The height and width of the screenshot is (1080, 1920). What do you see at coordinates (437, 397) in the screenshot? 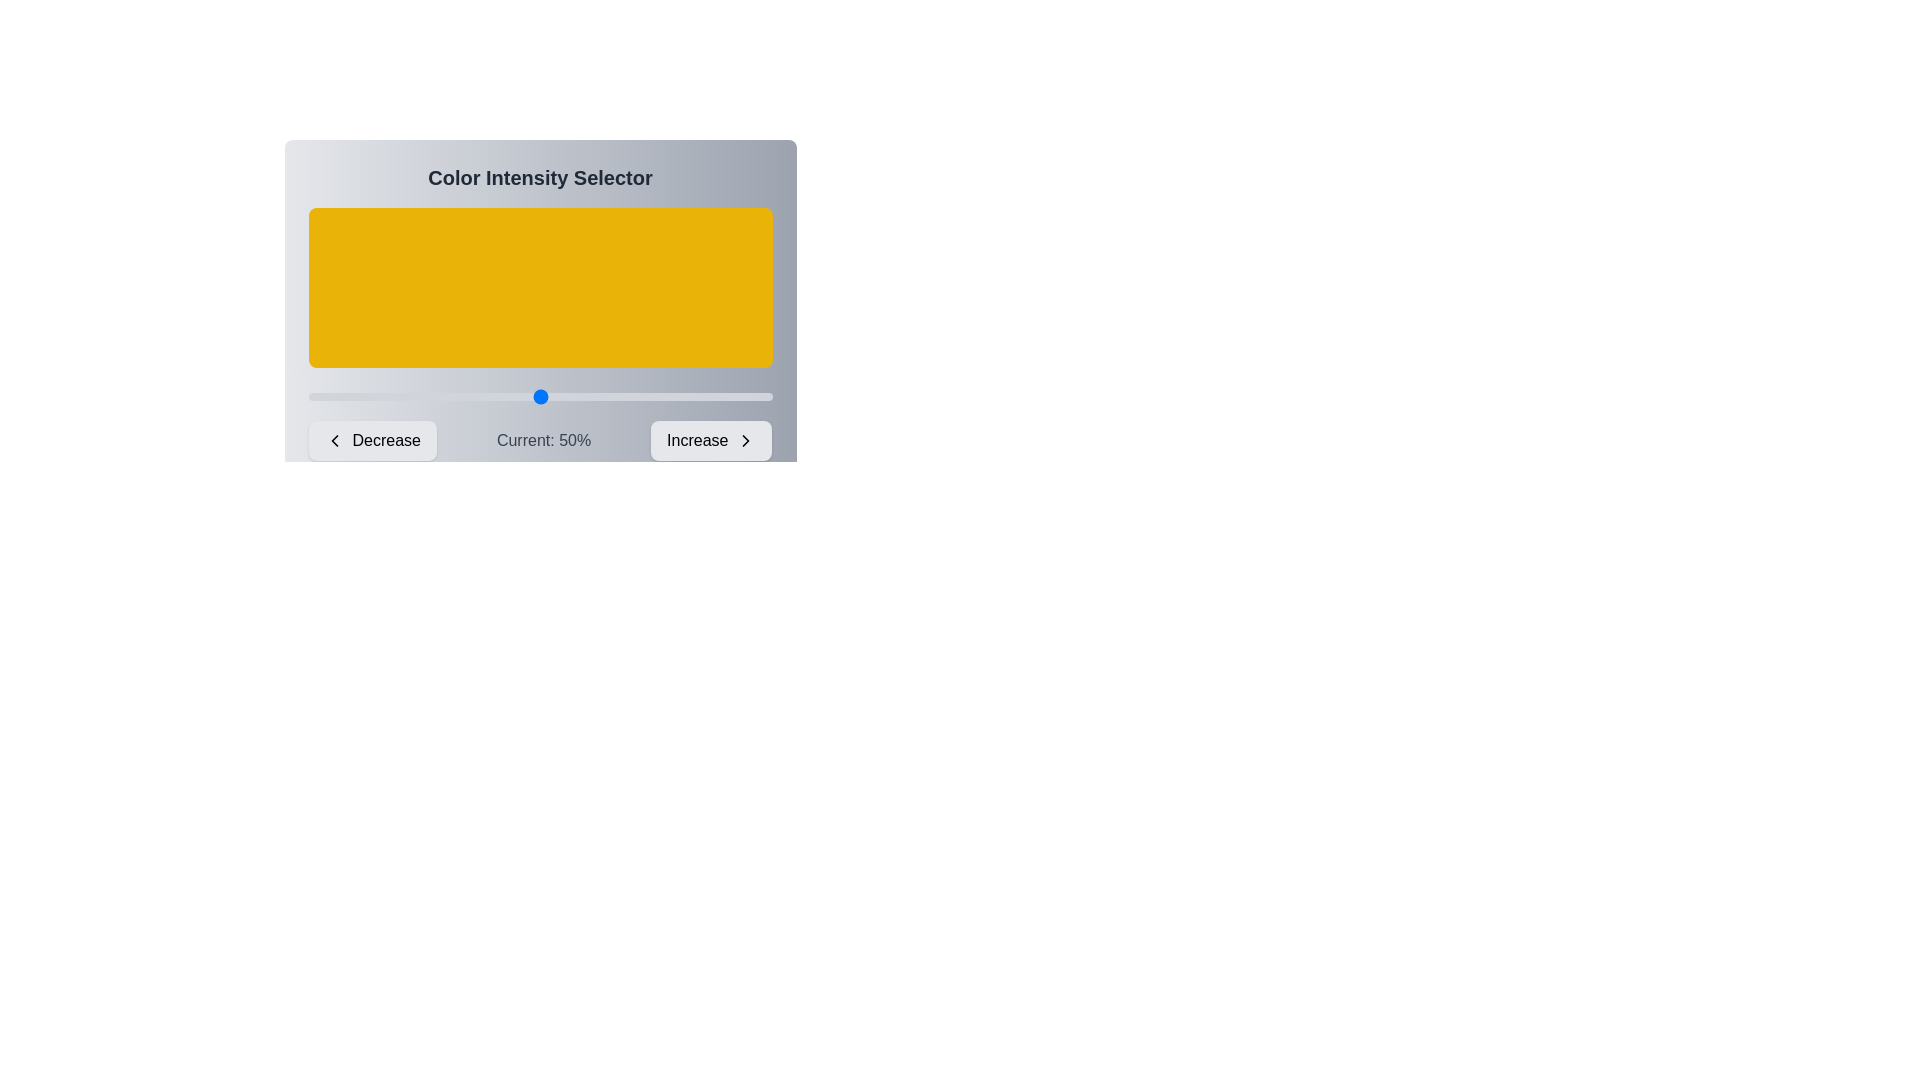
I see `color intensity` at bounding box center [437, 397].